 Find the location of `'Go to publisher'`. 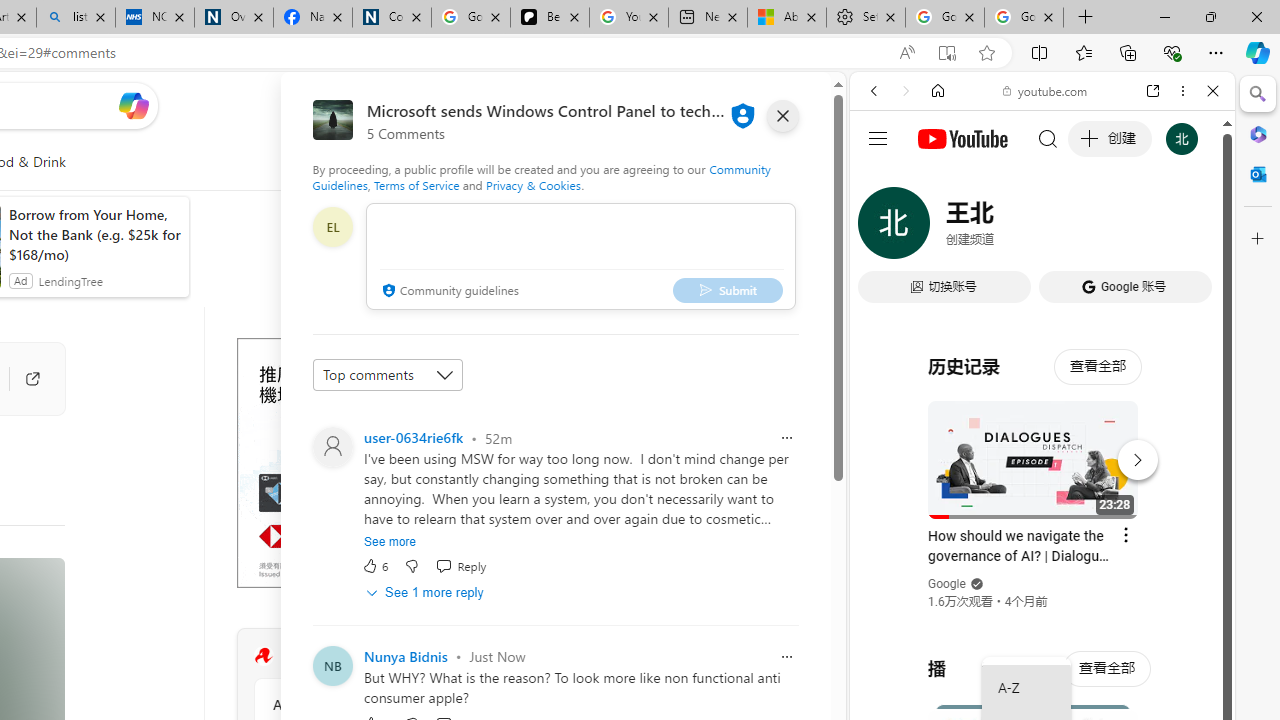

'Go to publisher' is located at coordinates (22, 379).